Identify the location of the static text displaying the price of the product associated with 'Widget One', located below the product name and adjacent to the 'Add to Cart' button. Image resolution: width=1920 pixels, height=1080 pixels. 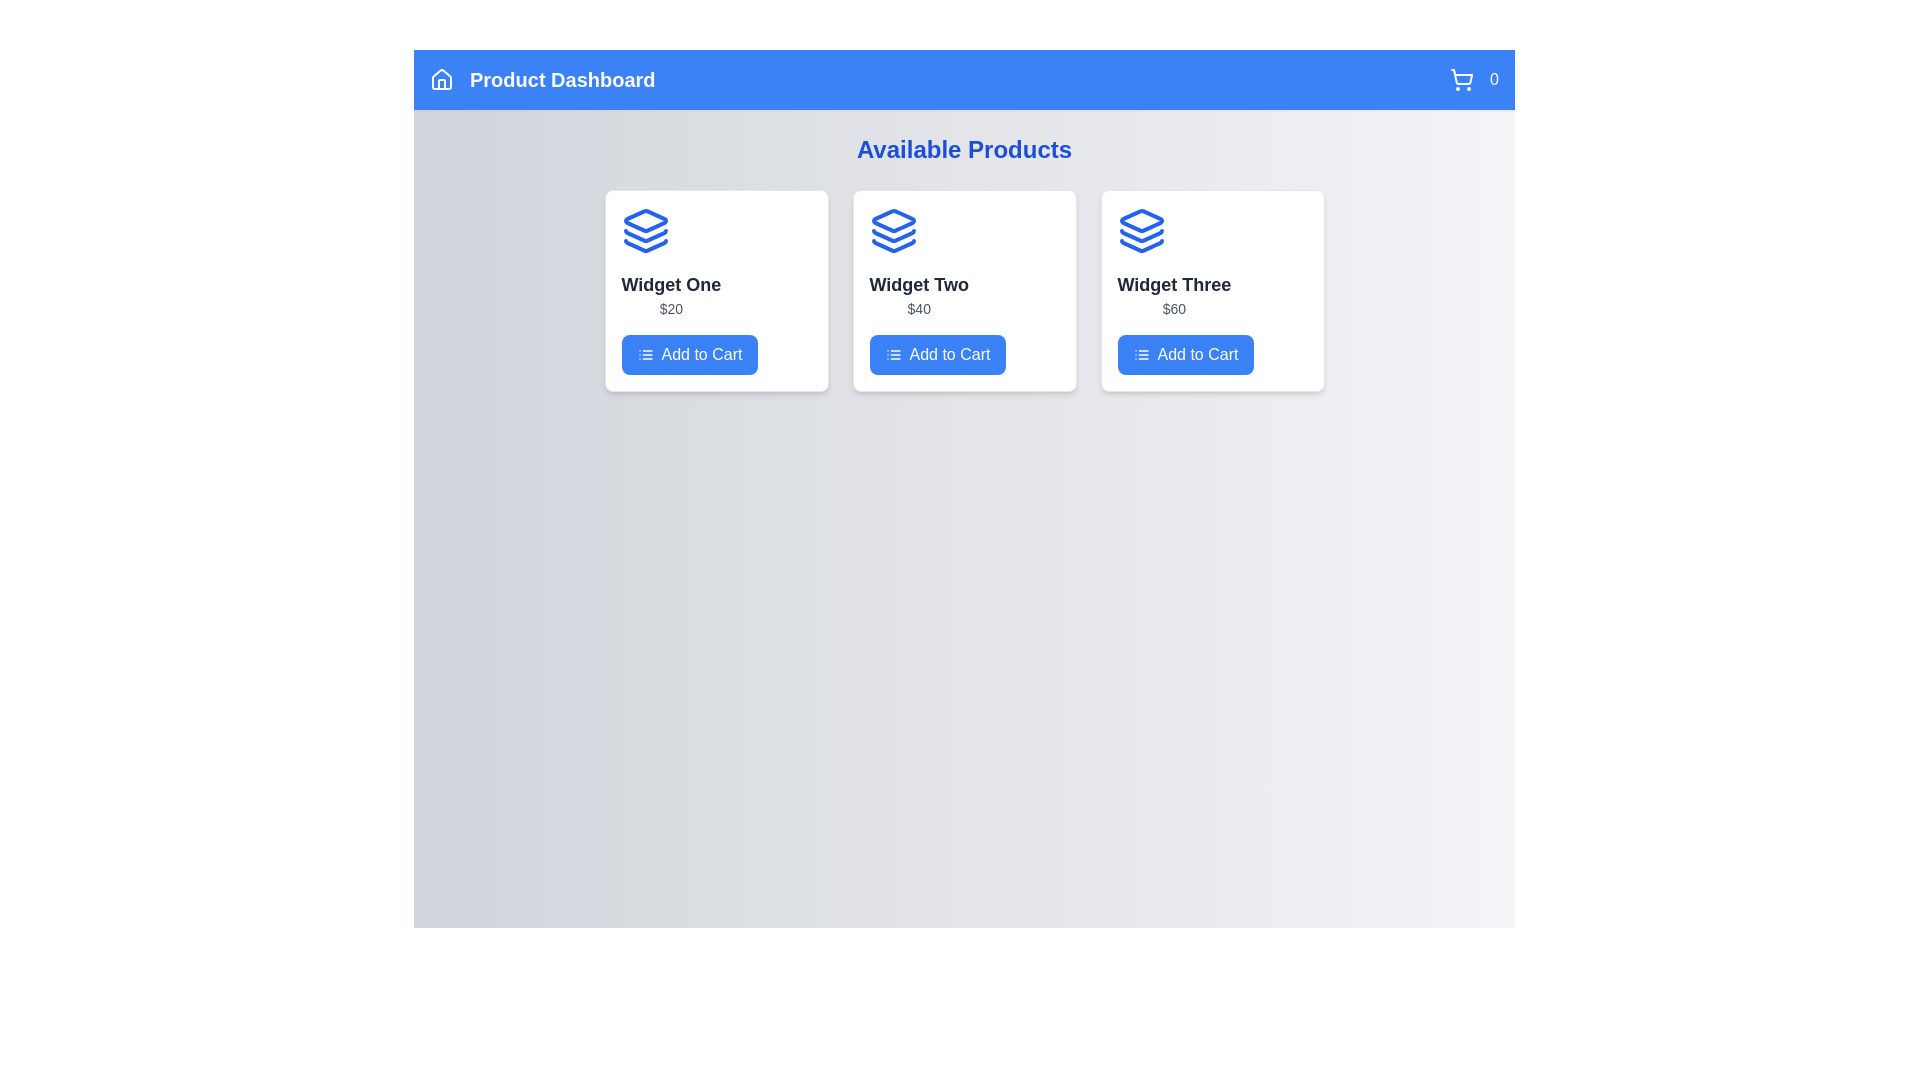
(671, 308).